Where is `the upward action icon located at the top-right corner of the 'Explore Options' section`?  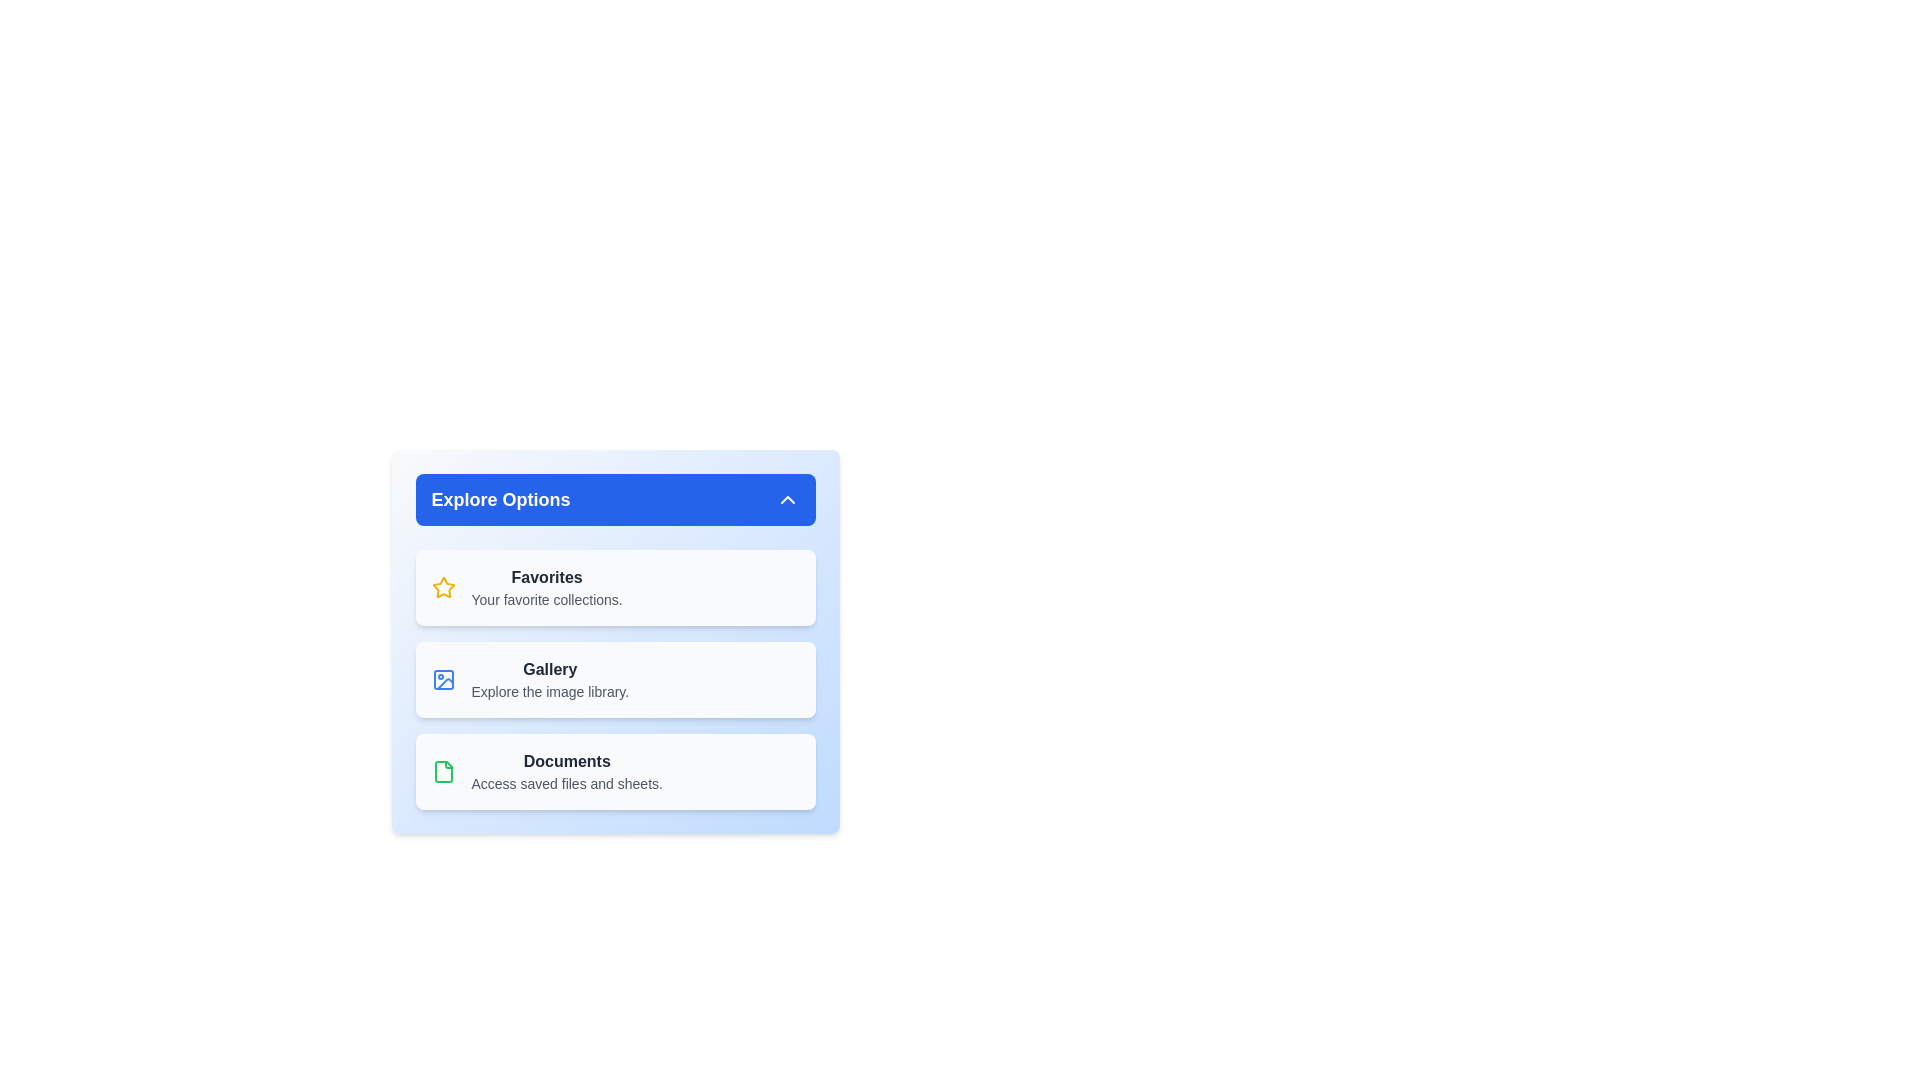
the upward action icon located at the top-right corner of the 'Explore Options' section is located at coordinates (786, 499).